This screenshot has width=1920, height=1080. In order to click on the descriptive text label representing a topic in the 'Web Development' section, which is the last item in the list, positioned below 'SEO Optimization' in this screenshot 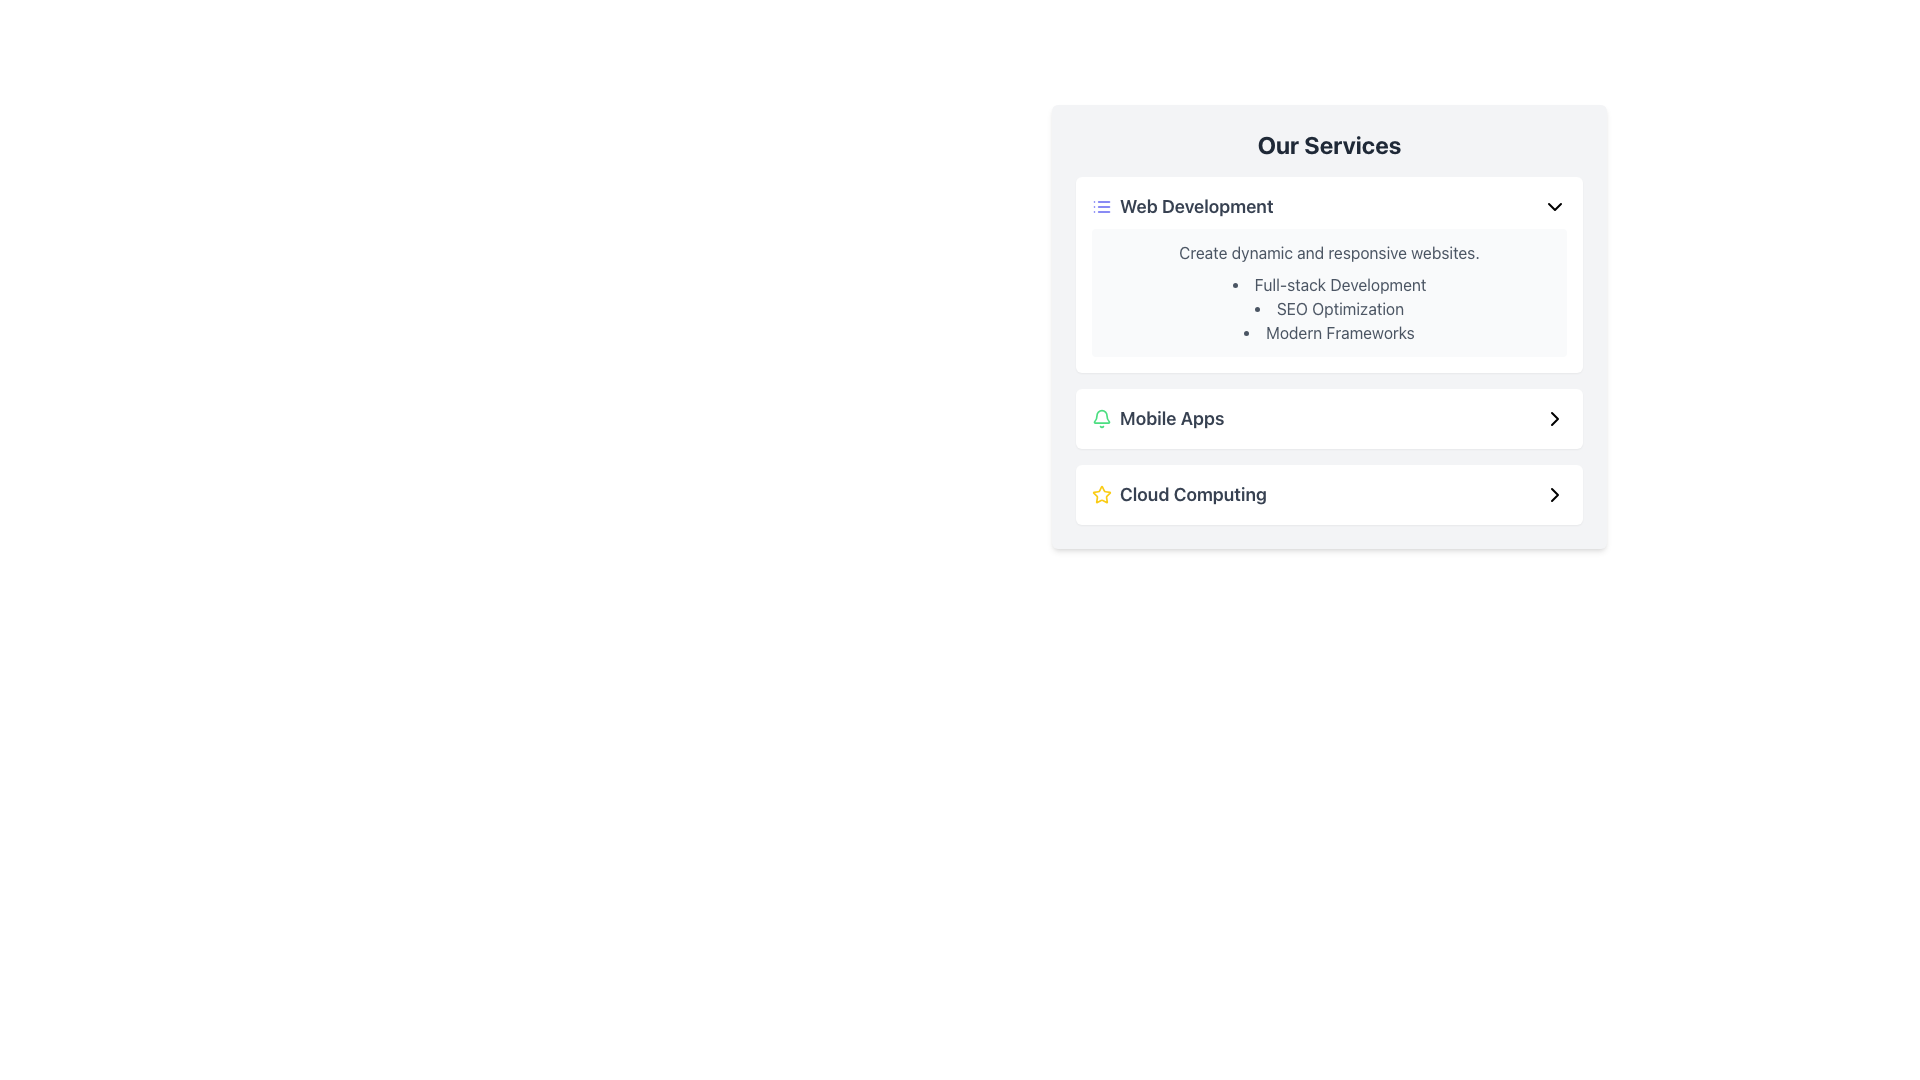, I will do `click(1329, 331)`.